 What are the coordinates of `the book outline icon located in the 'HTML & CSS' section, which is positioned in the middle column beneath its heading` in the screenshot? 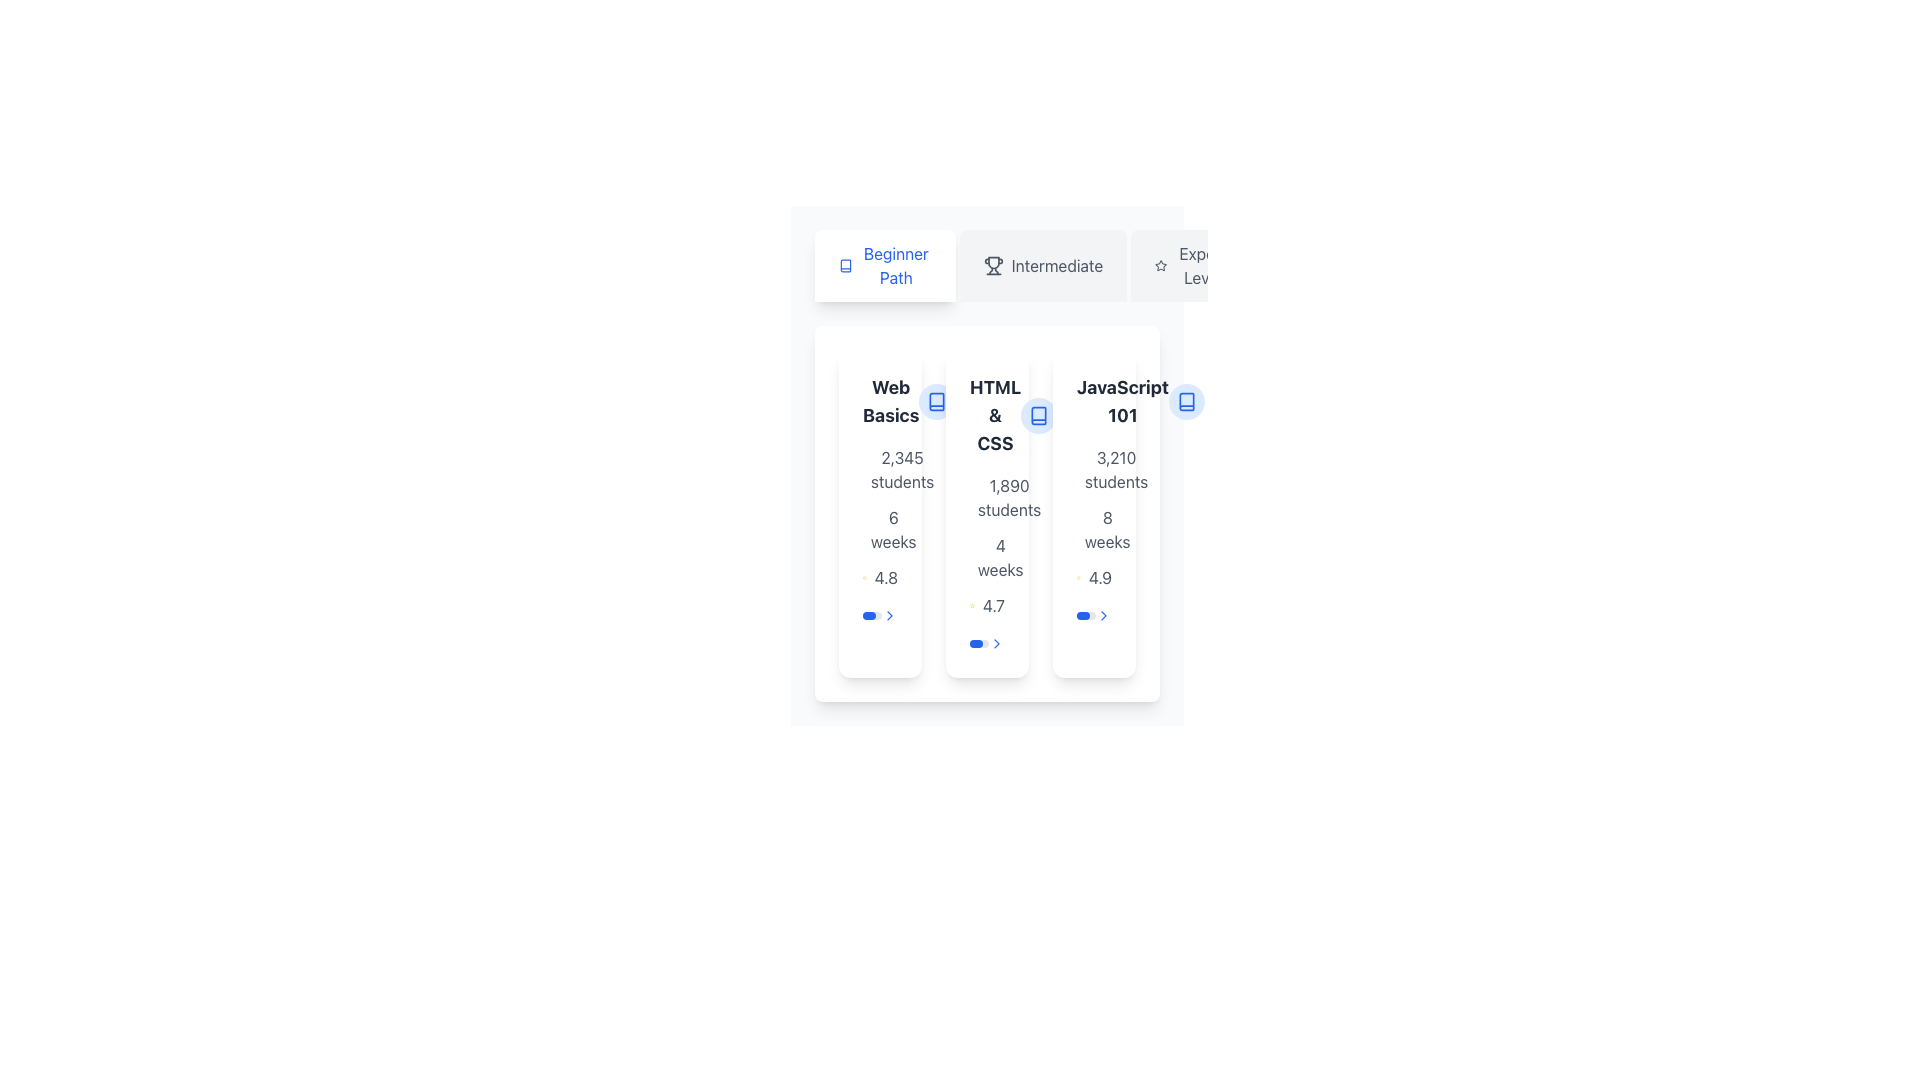 It's located at (1039, 415).